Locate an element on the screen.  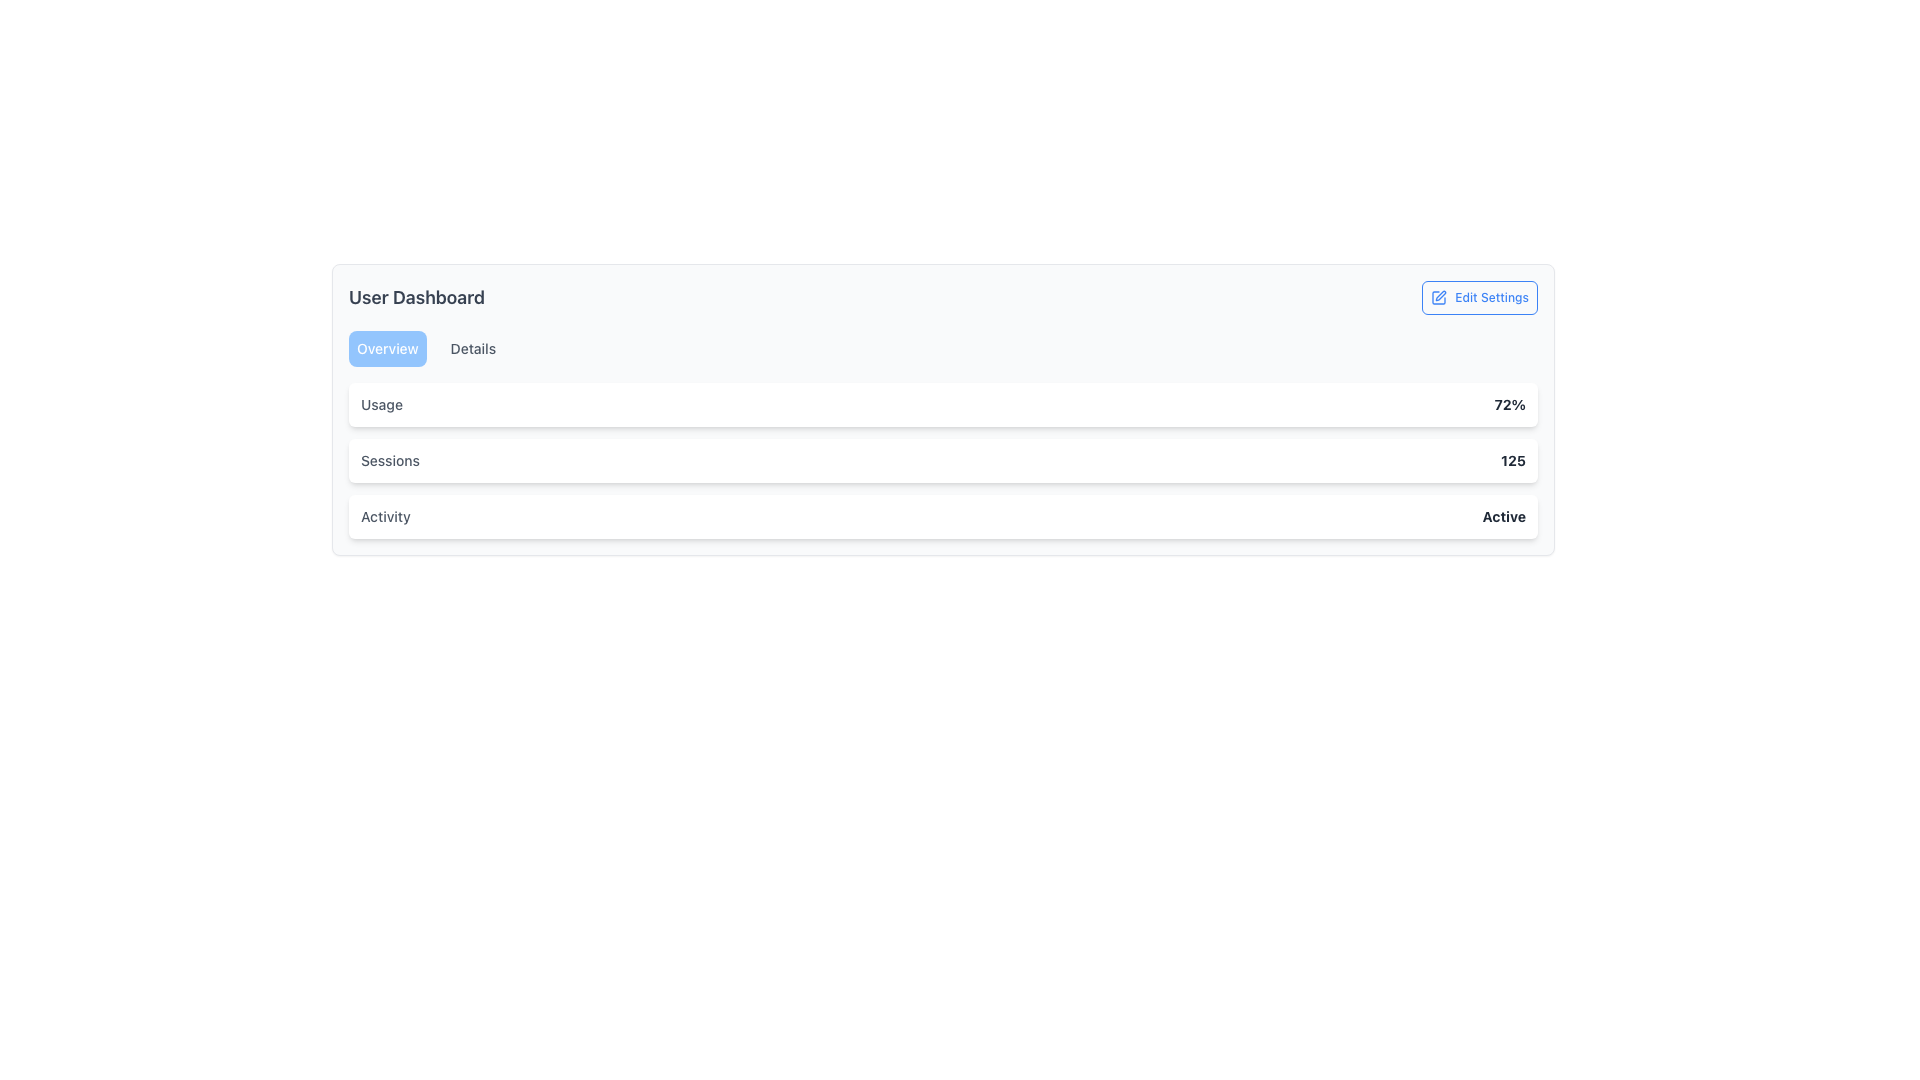
the icon resembling a square with a pen overlay is located at coordinates (1438, 297).